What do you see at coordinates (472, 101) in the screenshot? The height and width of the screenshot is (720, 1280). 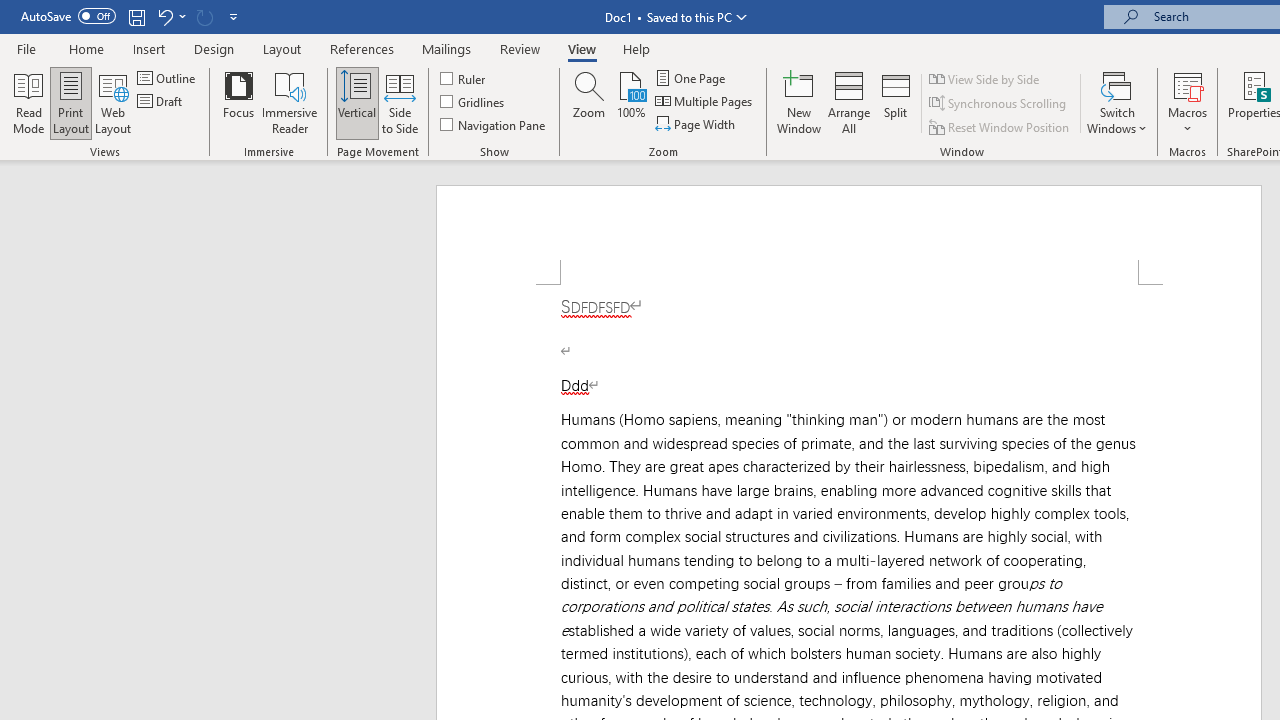 I see `'Gridlines'` at bounding box center [472, 101].